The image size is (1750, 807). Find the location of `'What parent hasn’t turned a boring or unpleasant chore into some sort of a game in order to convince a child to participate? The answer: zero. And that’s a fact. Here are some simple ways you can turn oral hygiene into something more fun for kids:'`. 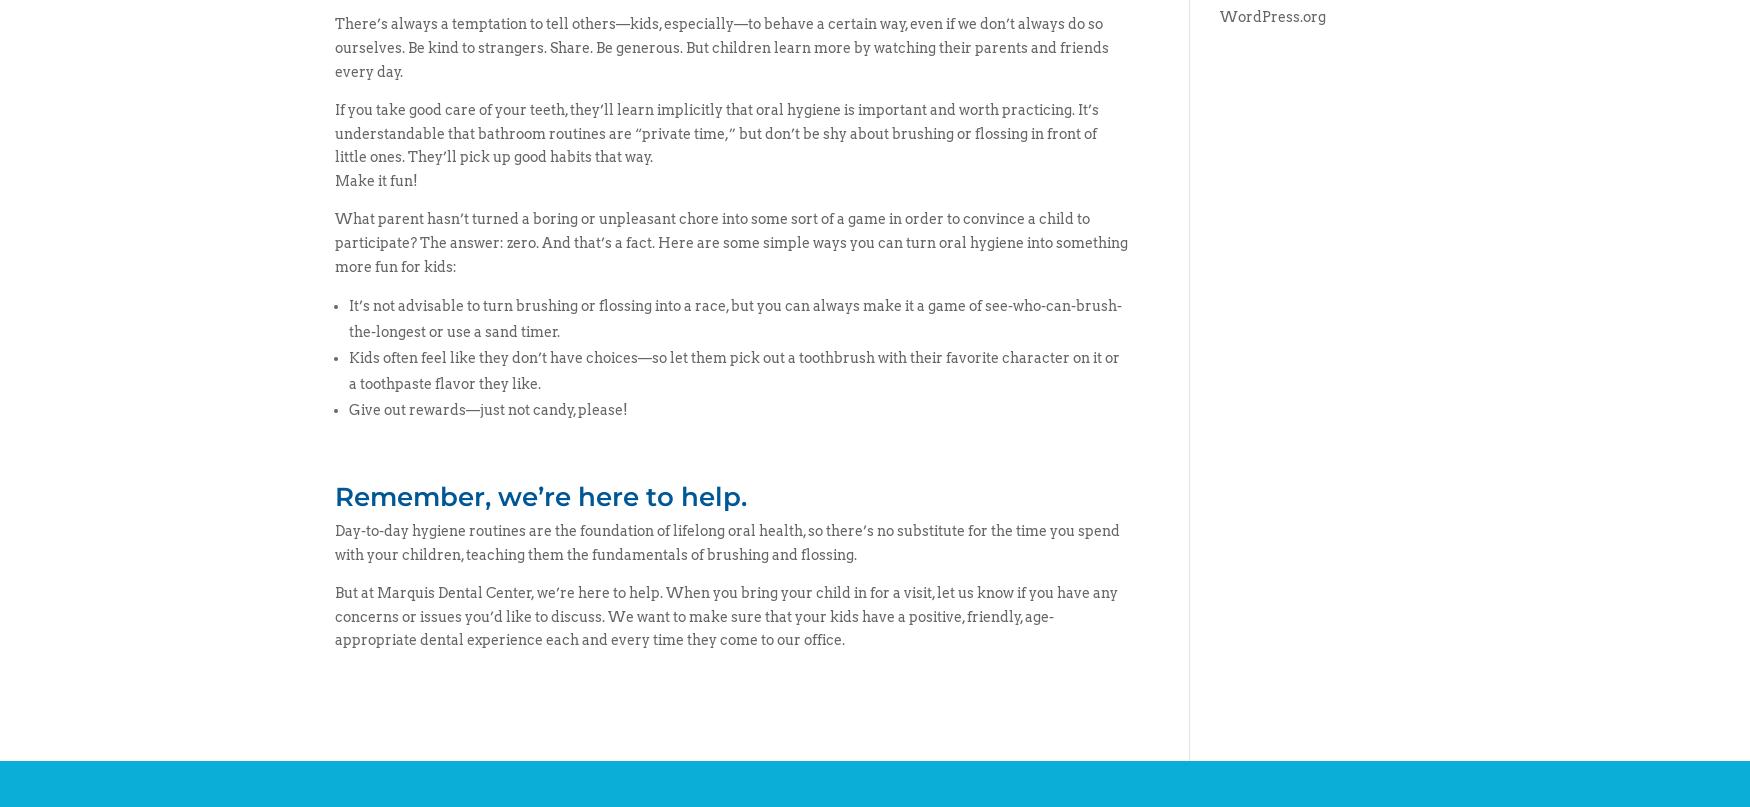

'What parent hasn’t turned a boring or unpleasant chore into some sort of a game in order to convince a child to participate? The answer: zero. And that’s a fact. Here are some simple ways you can turn oral hygiene into something more fun for kids:' is located at coordinates (334, 242).